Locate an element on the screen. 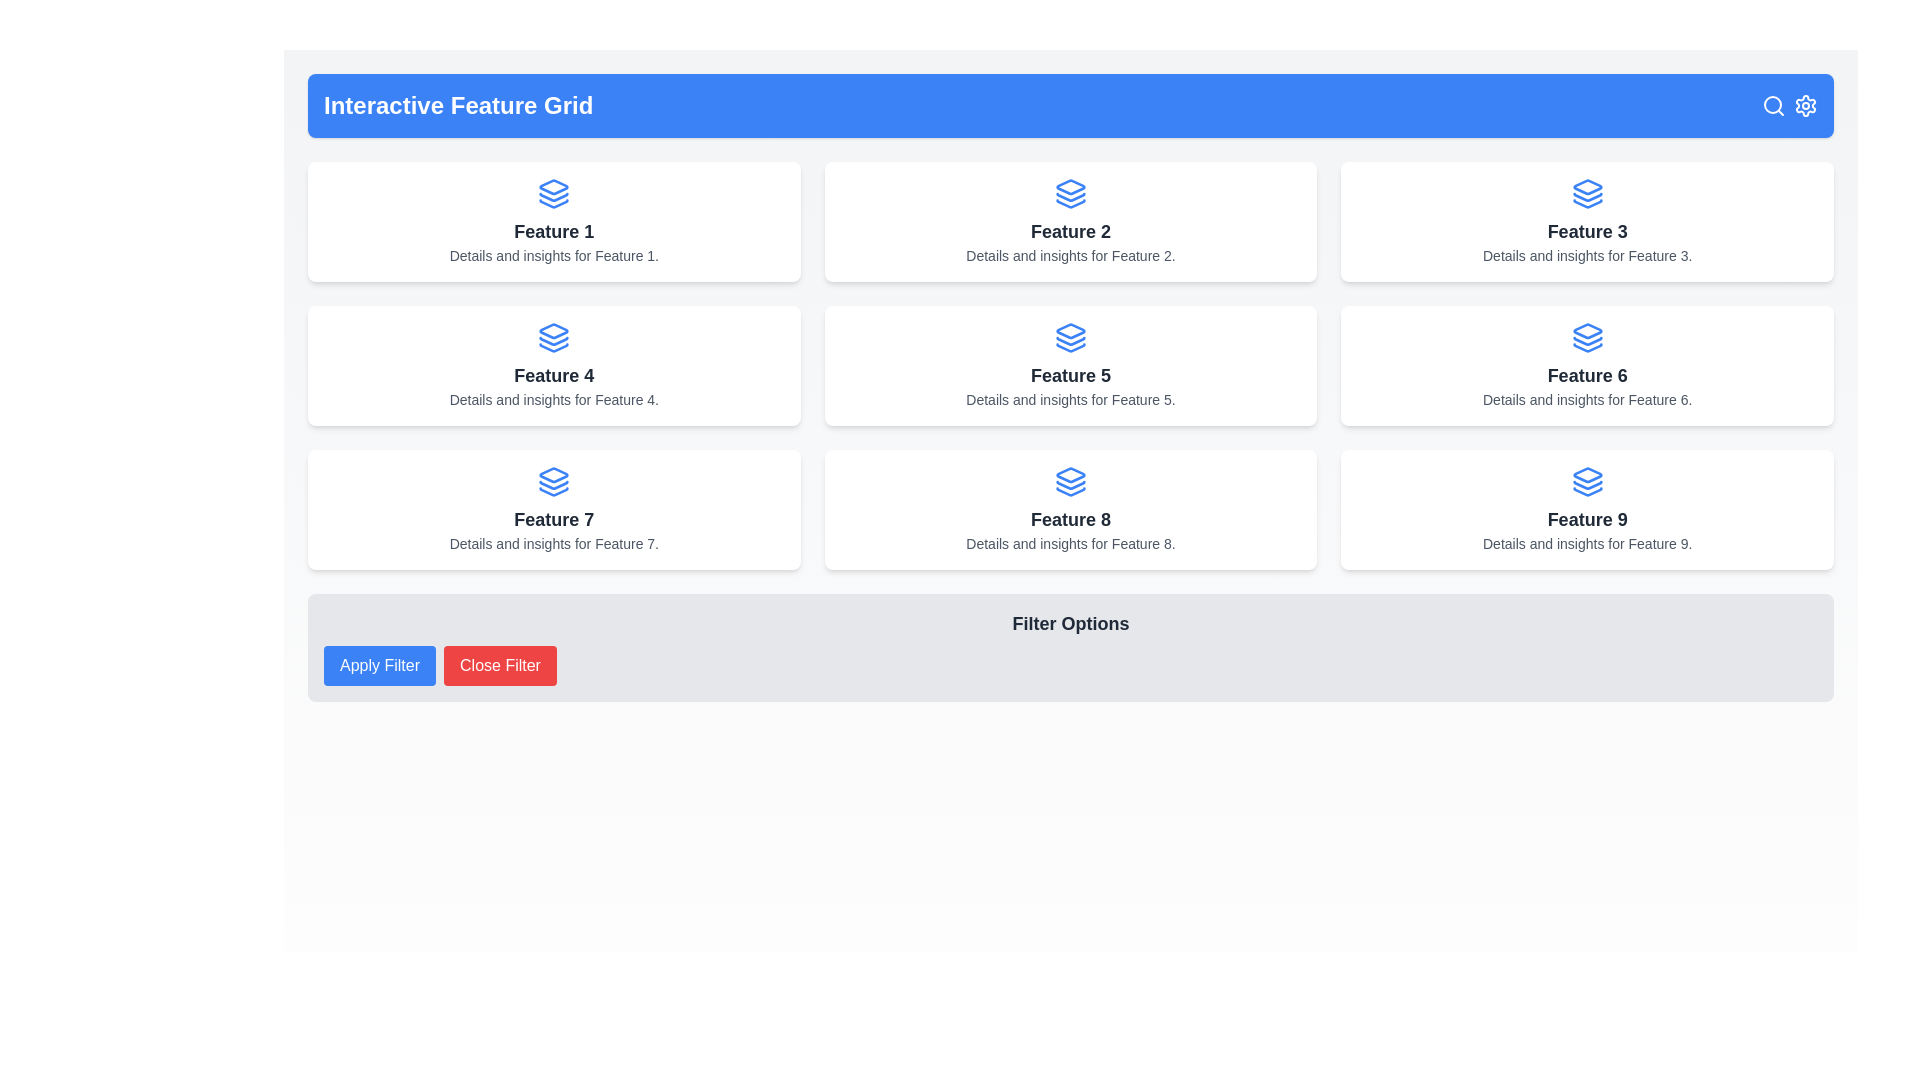  text displayed in the title or header of the top-left card in the grid layout under the blue header labeled 'Interactive Feature Grid' is located at coordinates (554, 230).